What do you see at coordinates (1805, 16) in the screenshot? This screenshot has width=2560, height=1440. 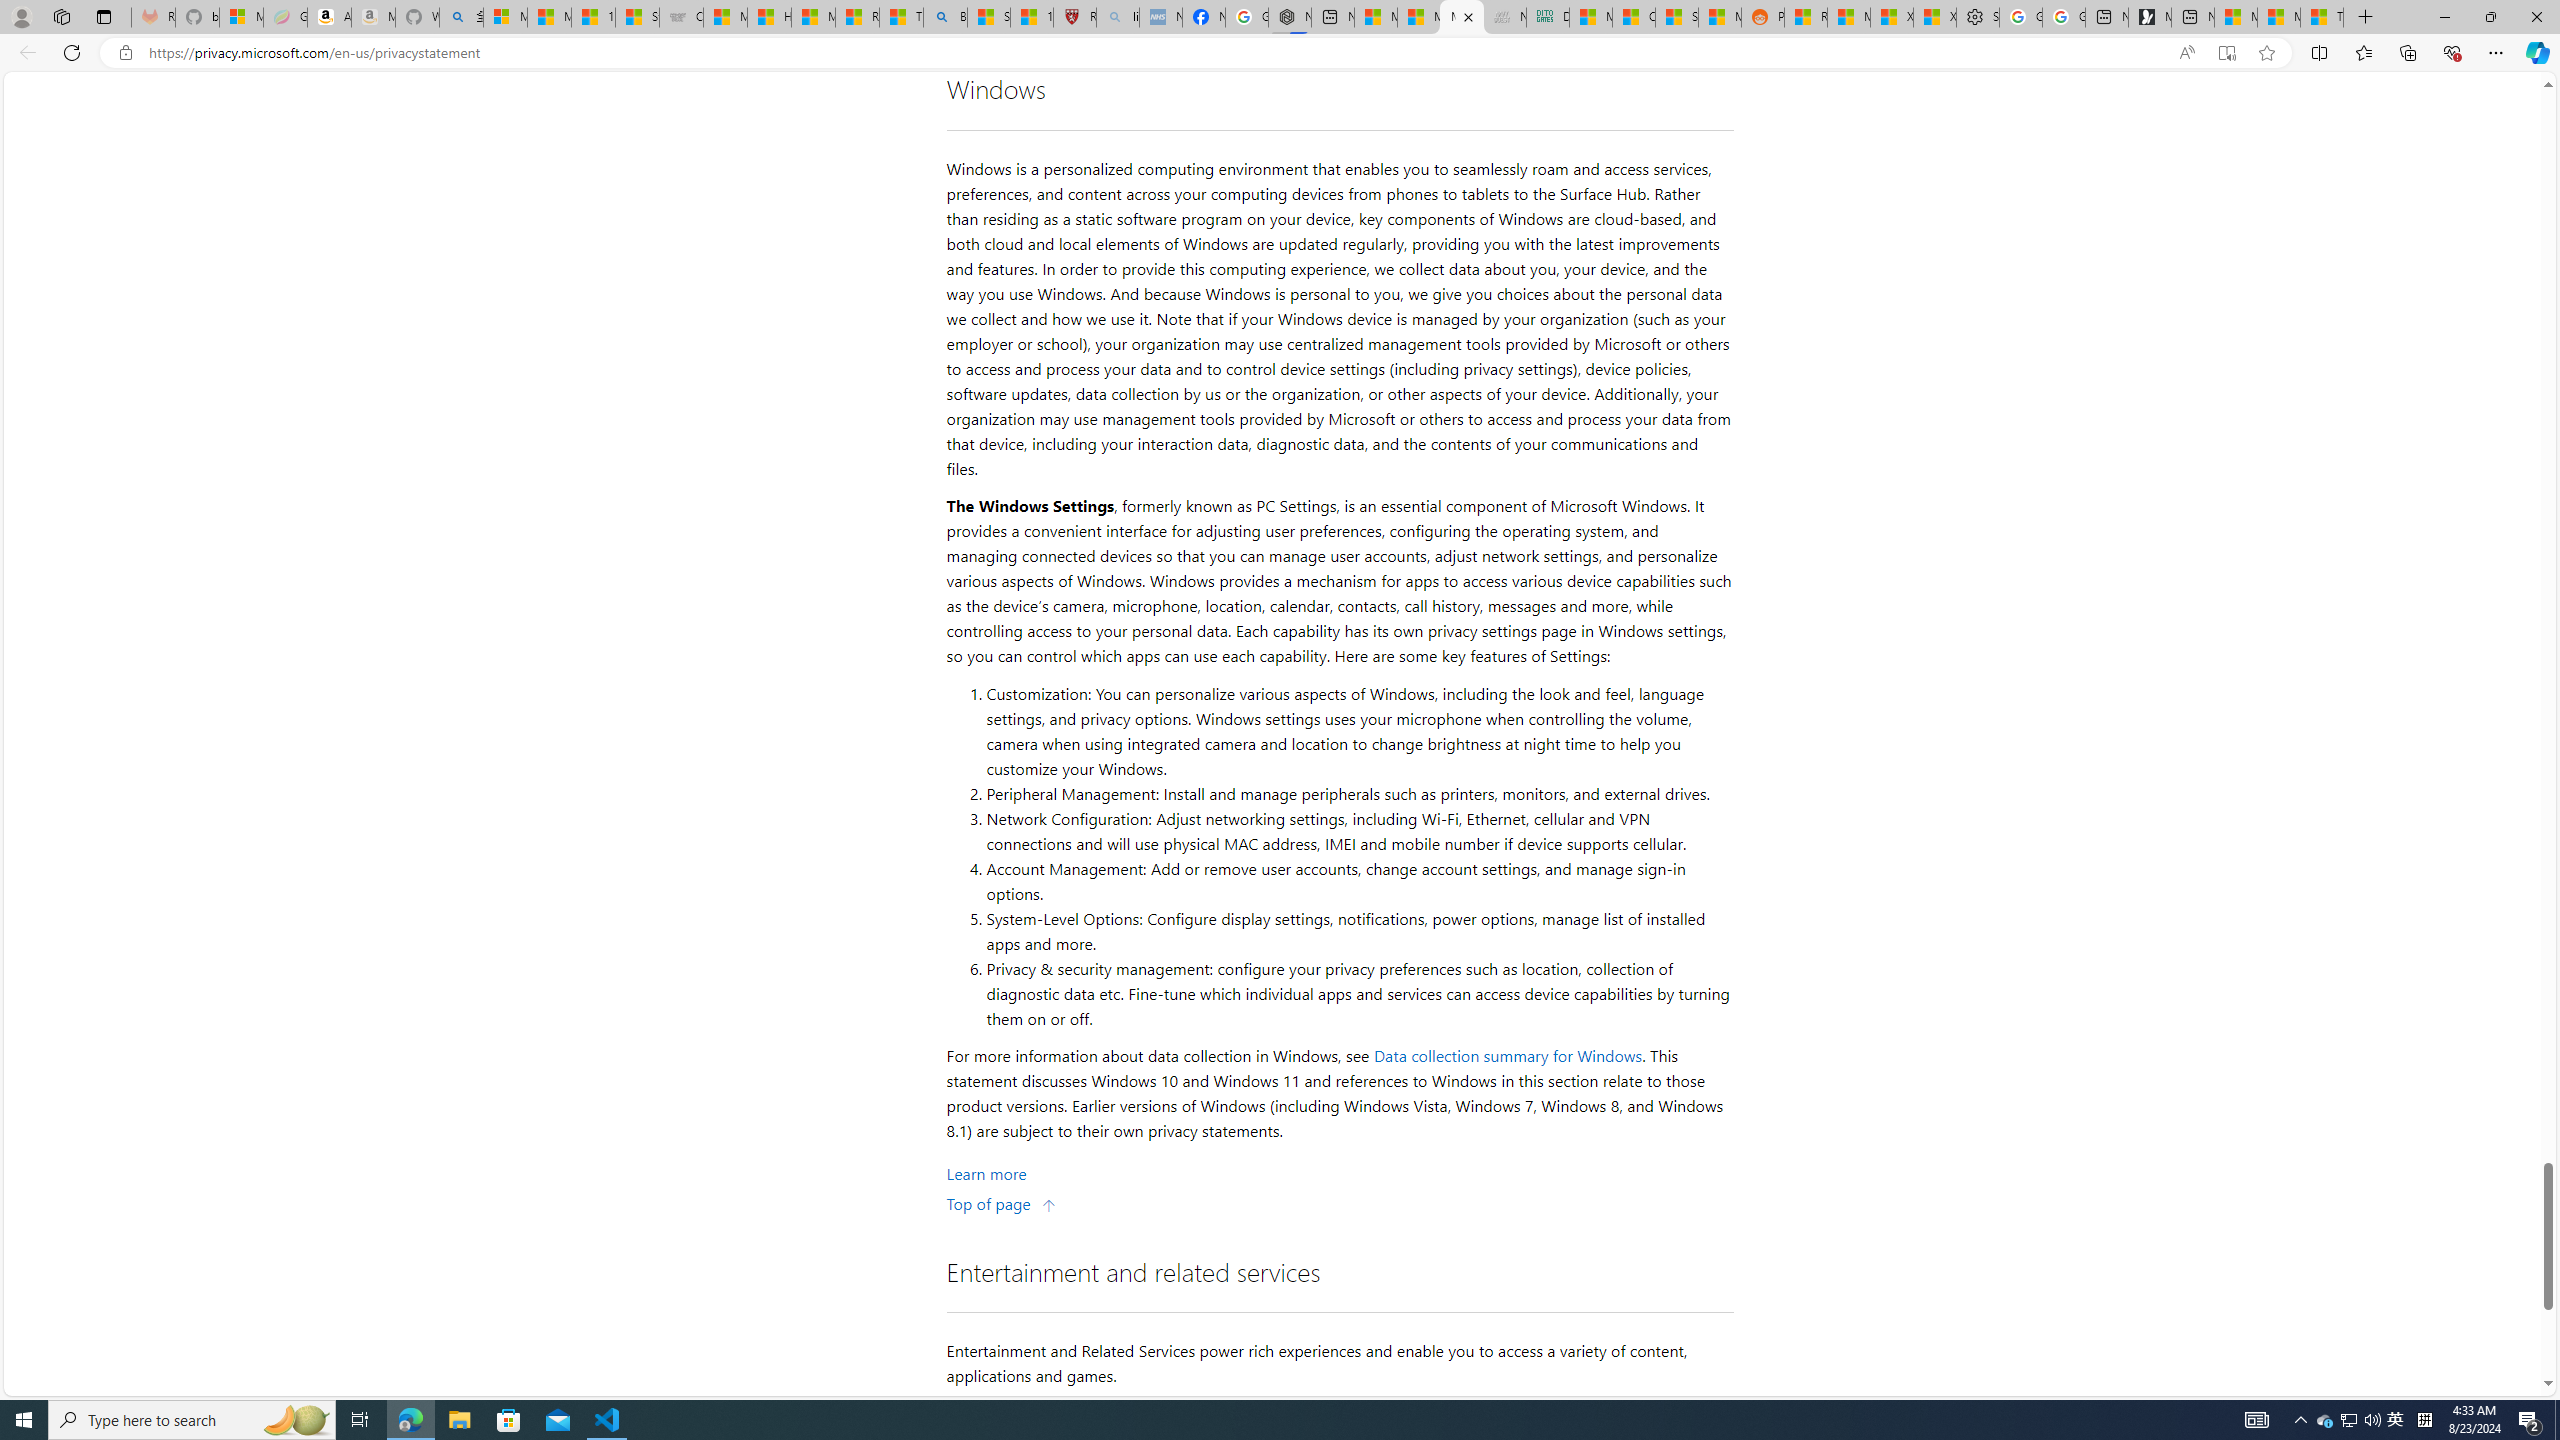 I see `'R******* | Trusted Community Engagement and Contributions'` at bounding box center [1805, 16].